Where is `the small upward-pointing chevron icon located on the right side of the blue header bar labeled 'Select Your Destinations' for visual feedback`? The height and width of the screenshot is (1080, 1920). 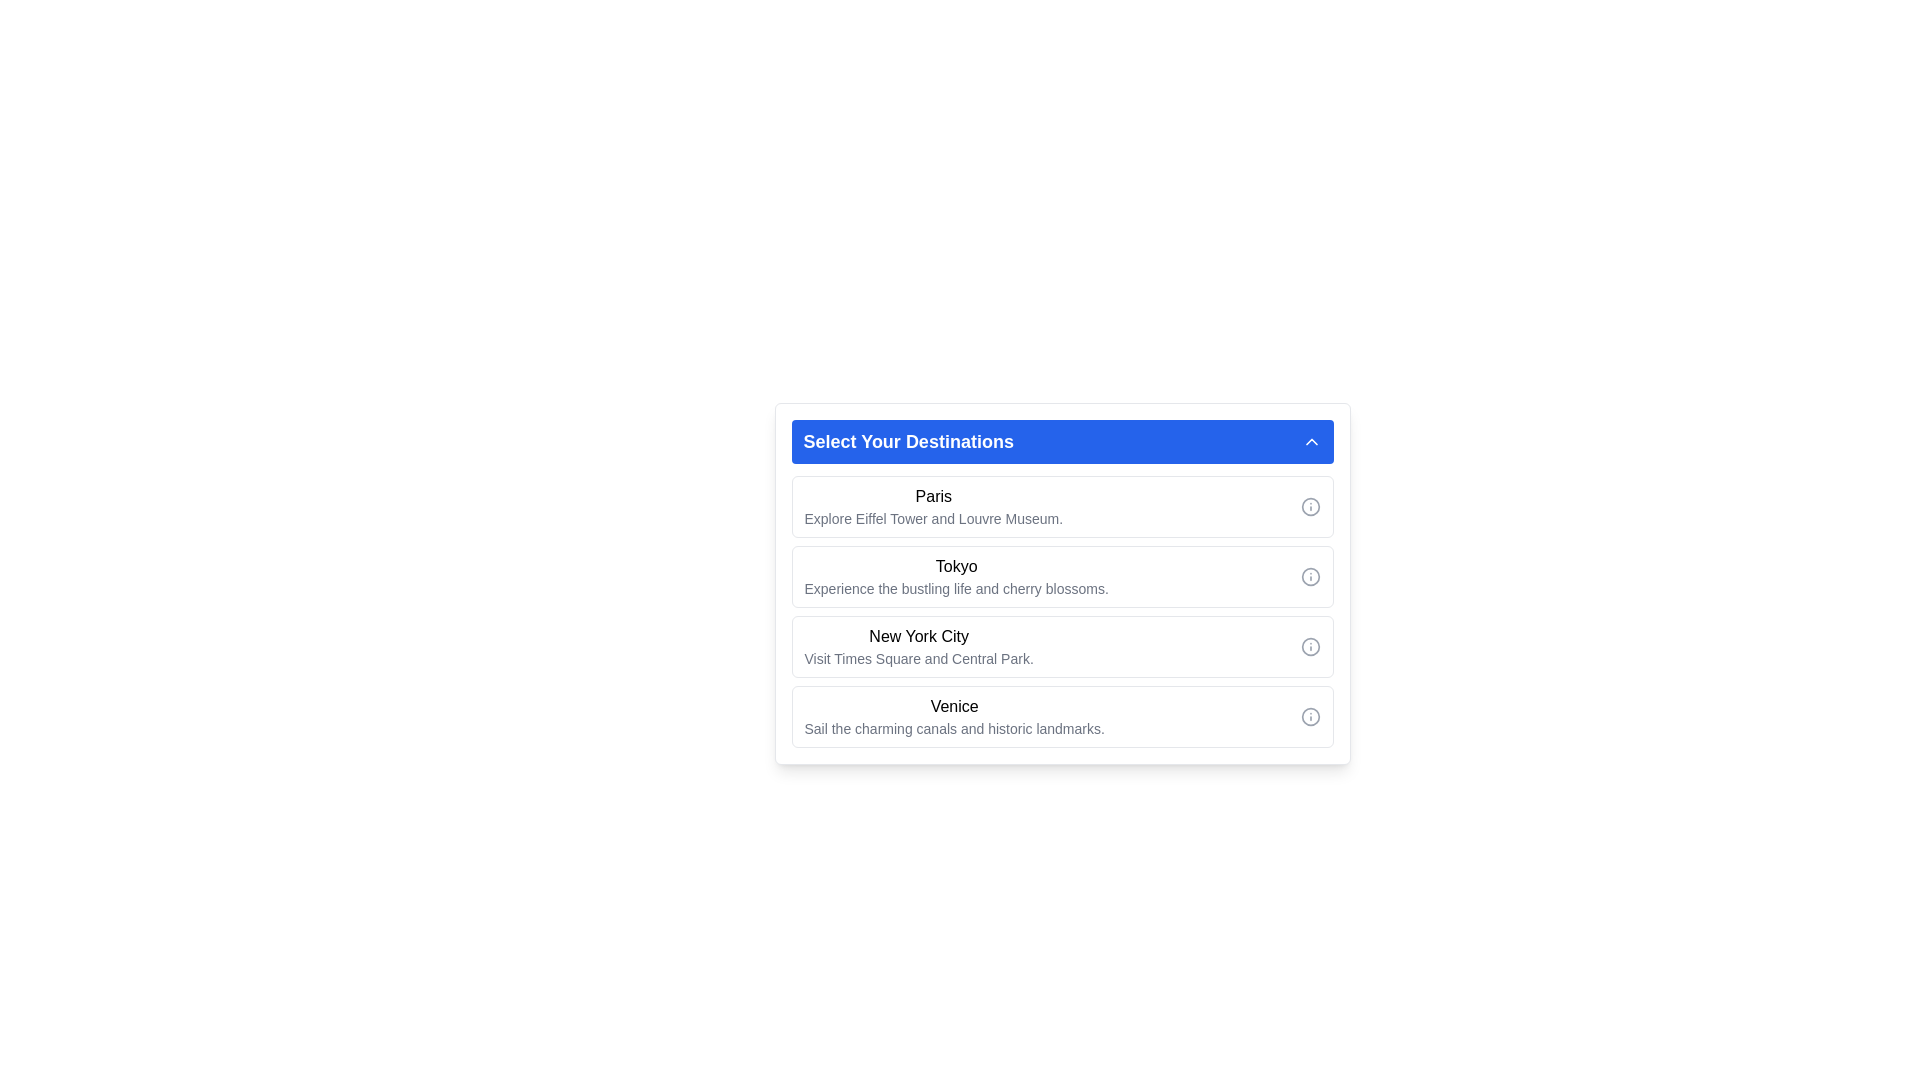
the small upward-pointing chevron icon located on the right side of the blue header bar labeled 'Select Your Destinations' for visual feedback is located at coordinates (1311, 441).